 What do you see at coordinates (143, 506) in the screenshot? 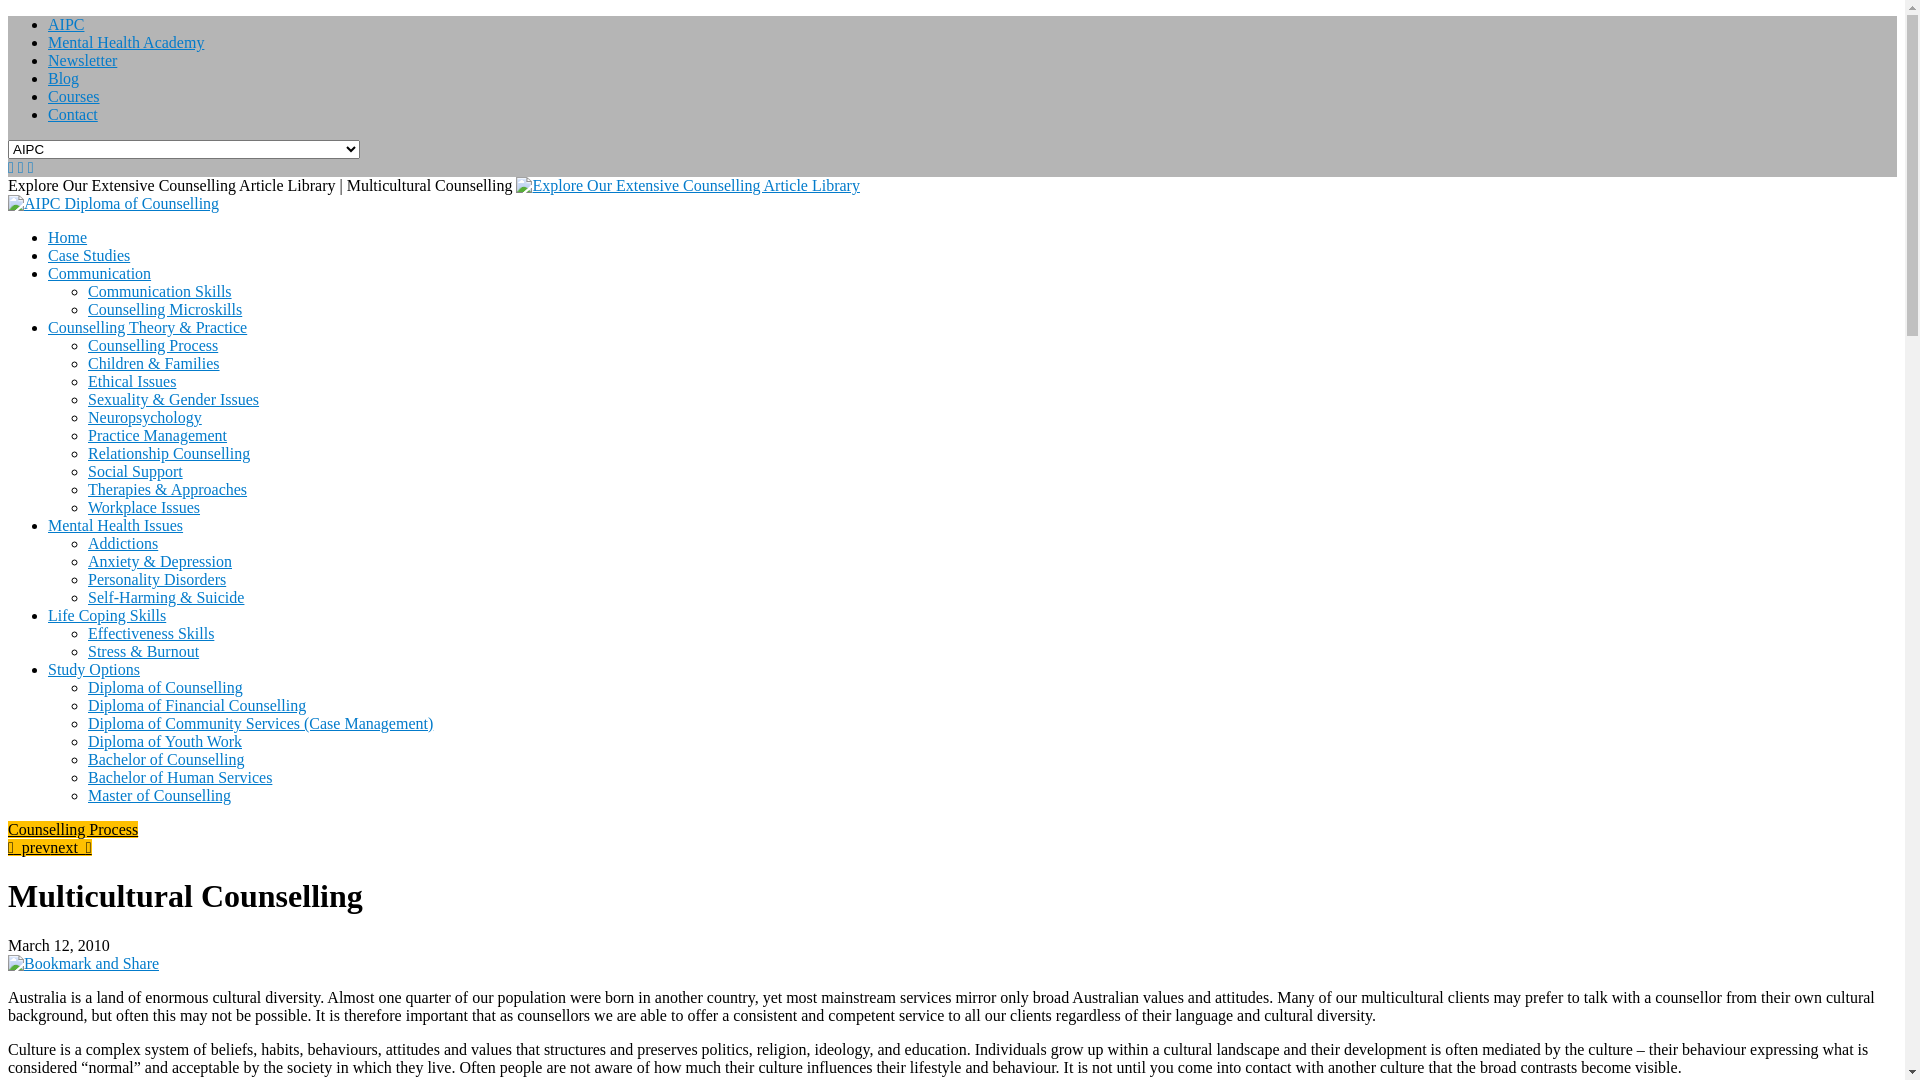
I see `'Workplace Issues'` at bounding box center [143, 506].